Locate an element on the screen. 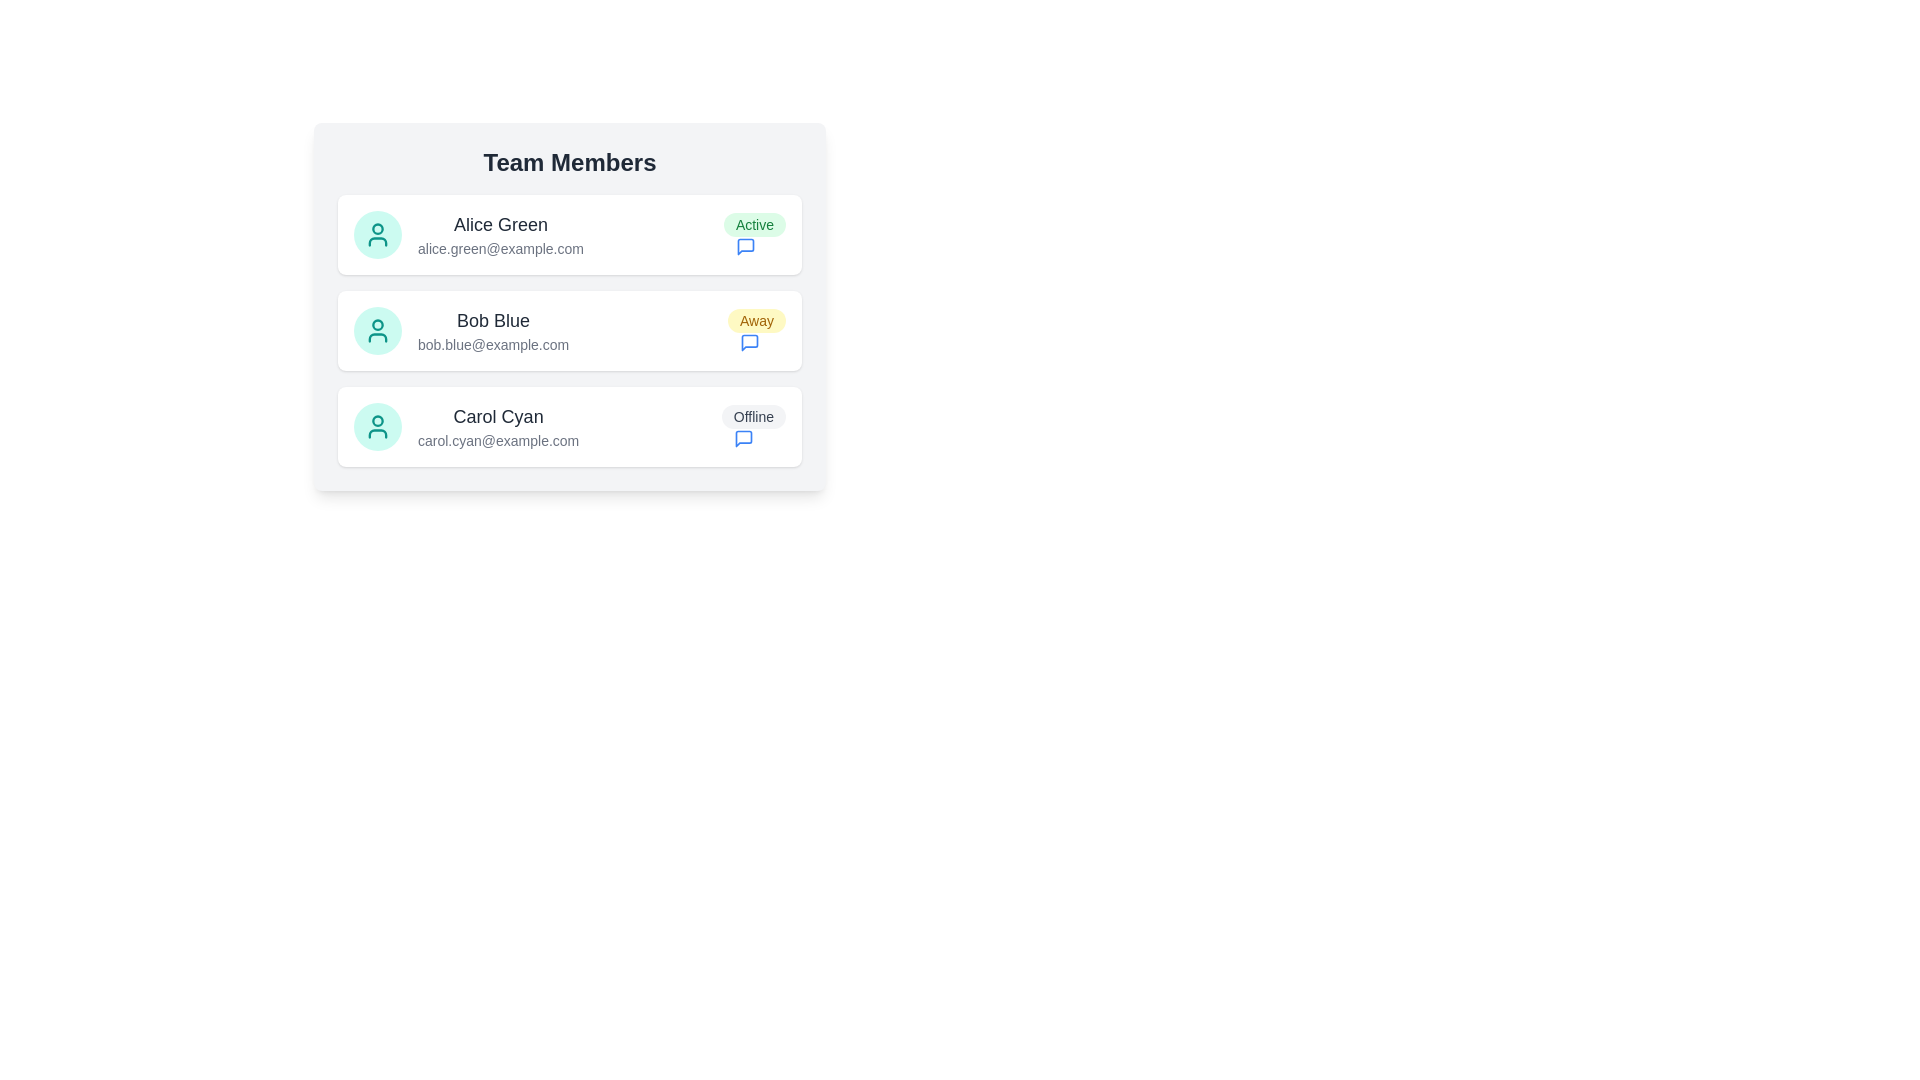 This screenshot has height=1080, width=1920. the circular marker located next to 'Alice Green' in the top-left corner of the Team Members list is located at coordinates (378, 227).